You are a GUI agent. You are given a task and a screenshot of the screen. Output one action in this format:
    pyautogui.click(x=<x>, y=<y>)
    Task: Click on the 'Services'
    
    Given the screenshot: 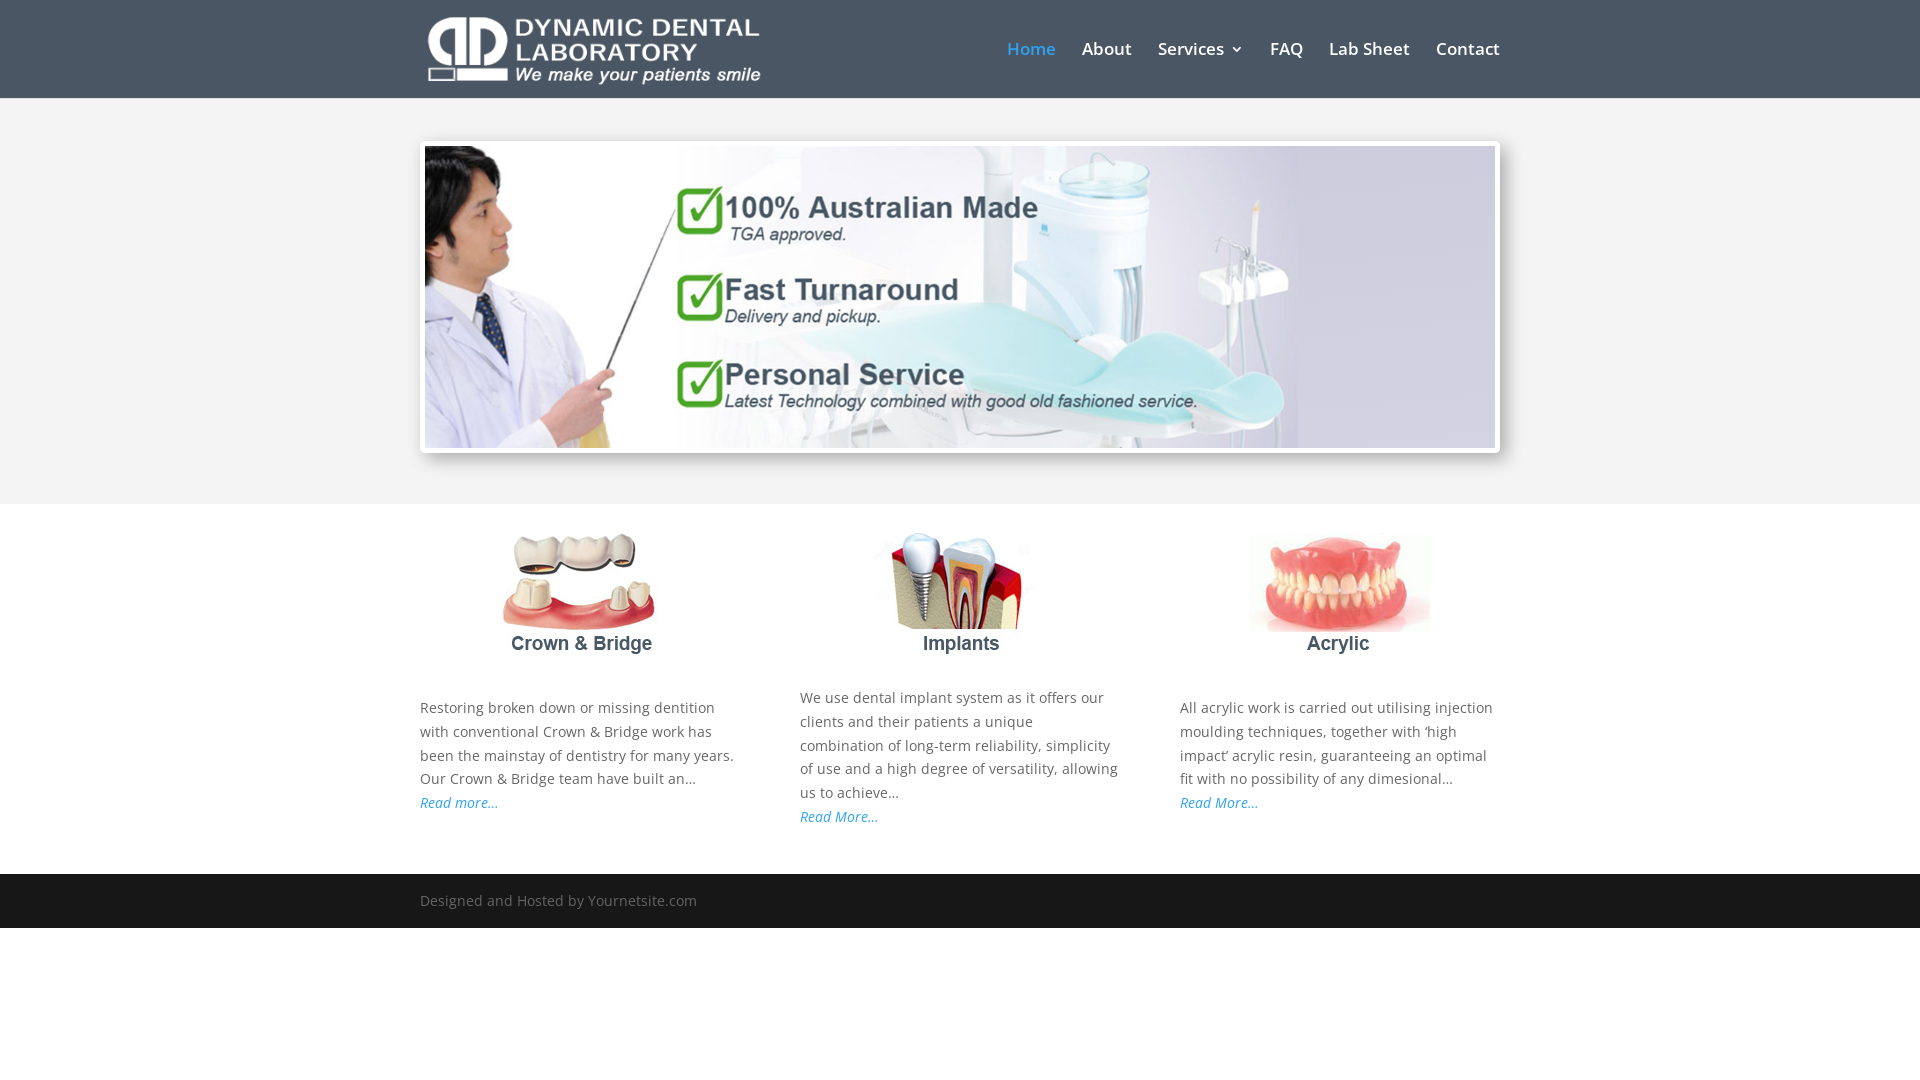 What is the action you would take?
    pyautogui.click(x=1157, y=68)
    